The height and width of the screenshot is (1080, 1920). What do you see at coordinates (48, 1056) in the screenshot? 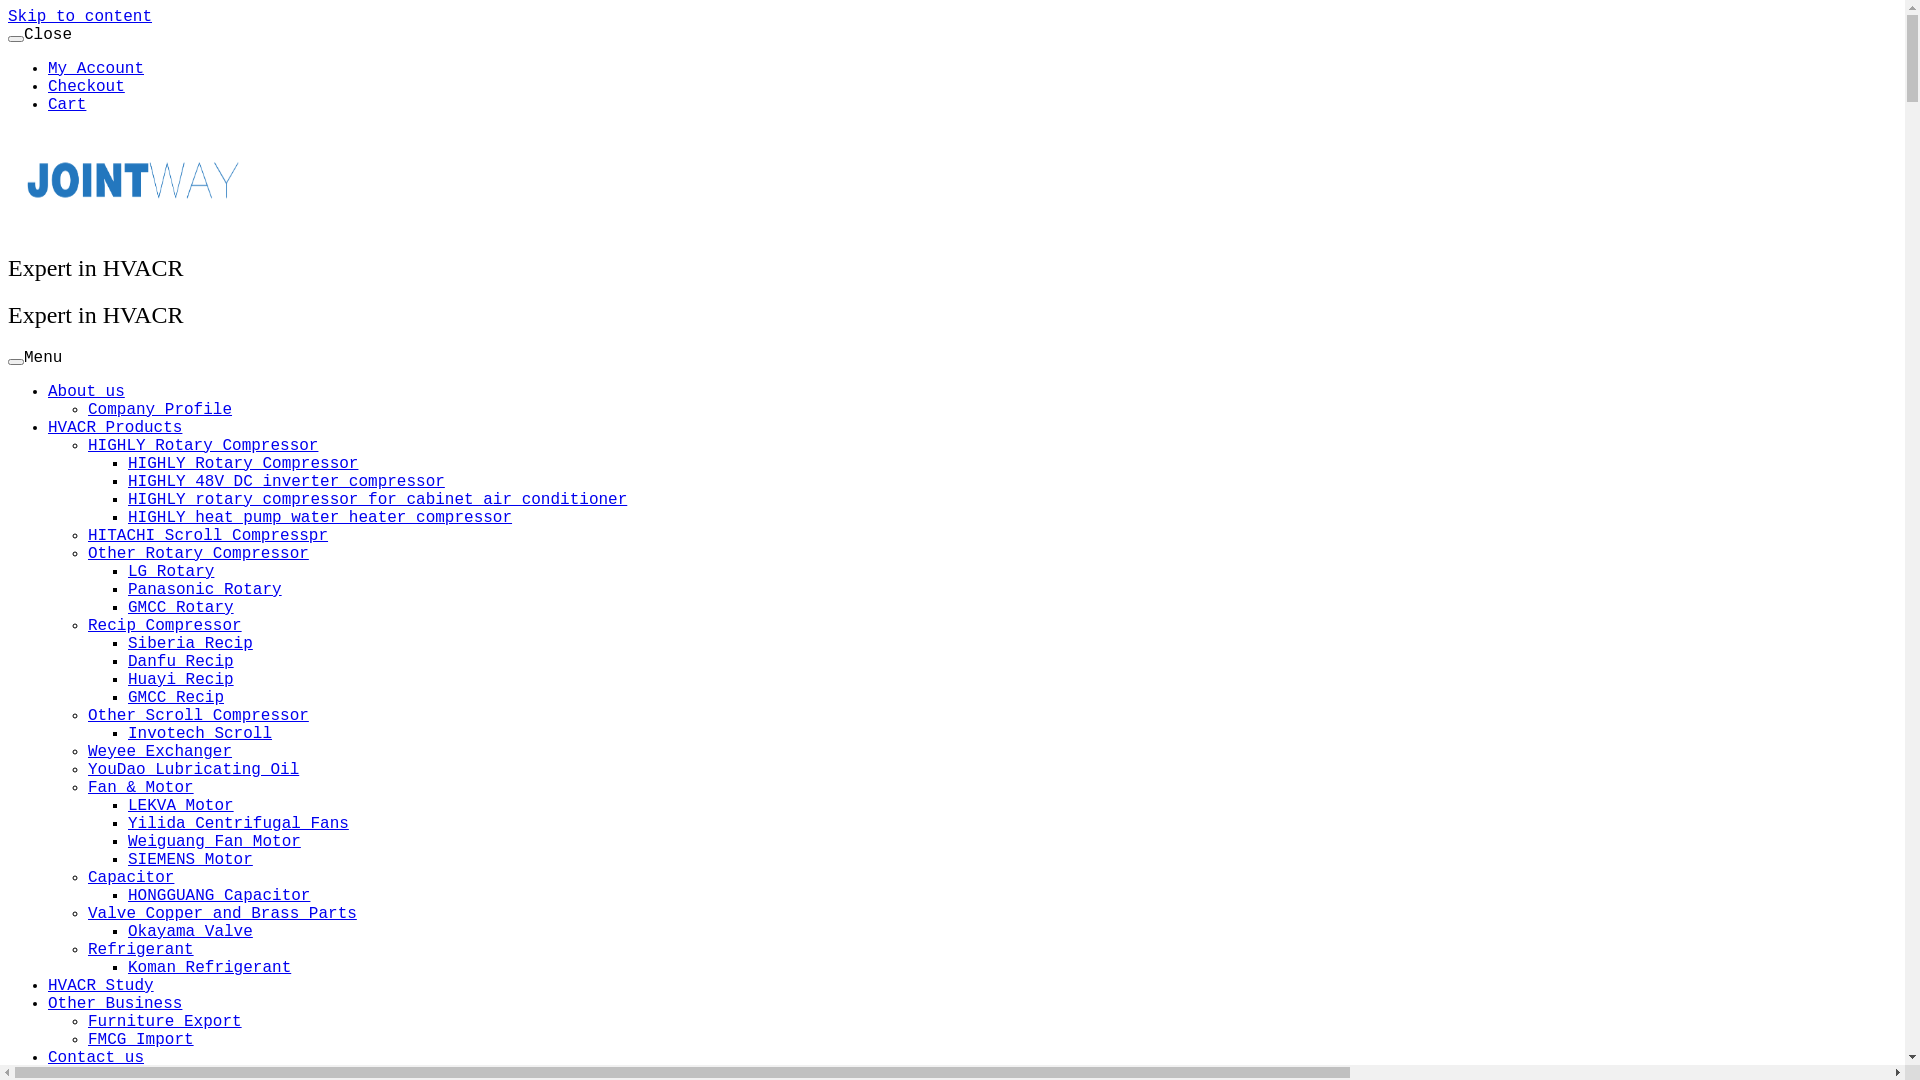
I see `'Contact us'` at bounding box center [48, 1056].